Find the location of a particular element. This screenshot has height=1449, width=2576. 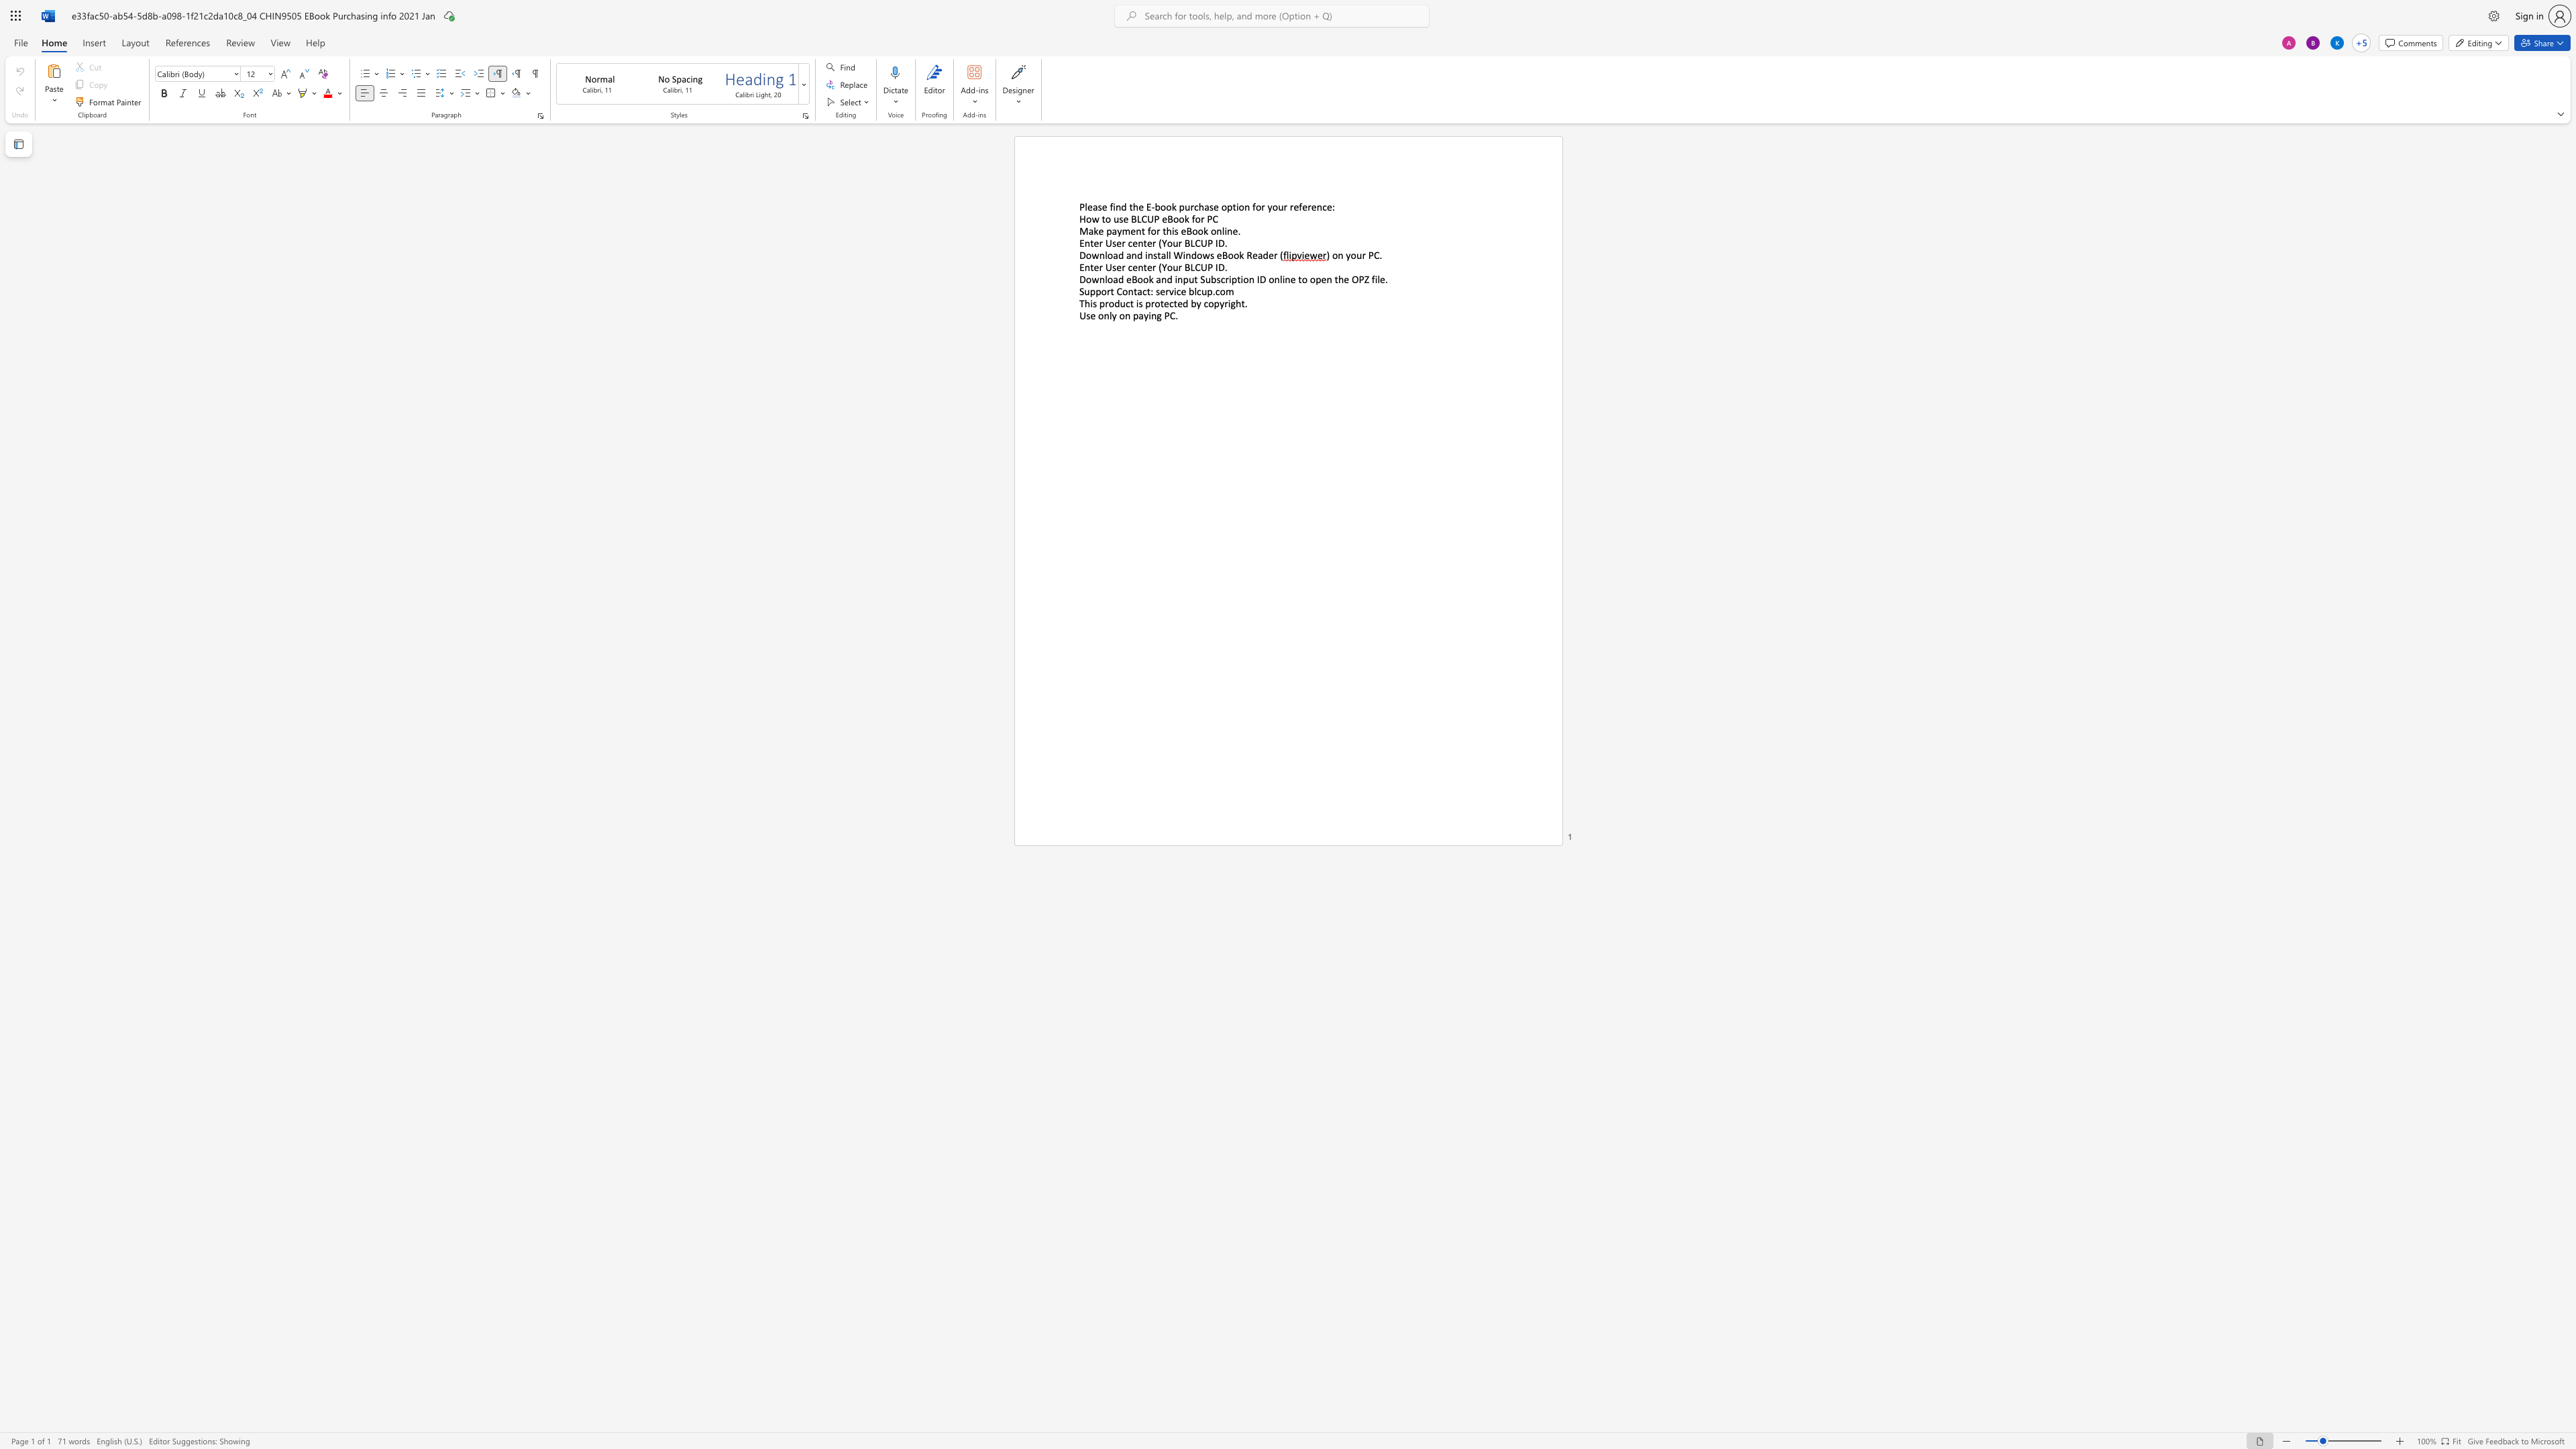

the subset text "on" within the text "Make payment for this eBook online." is located at coordinates (1210, 230).